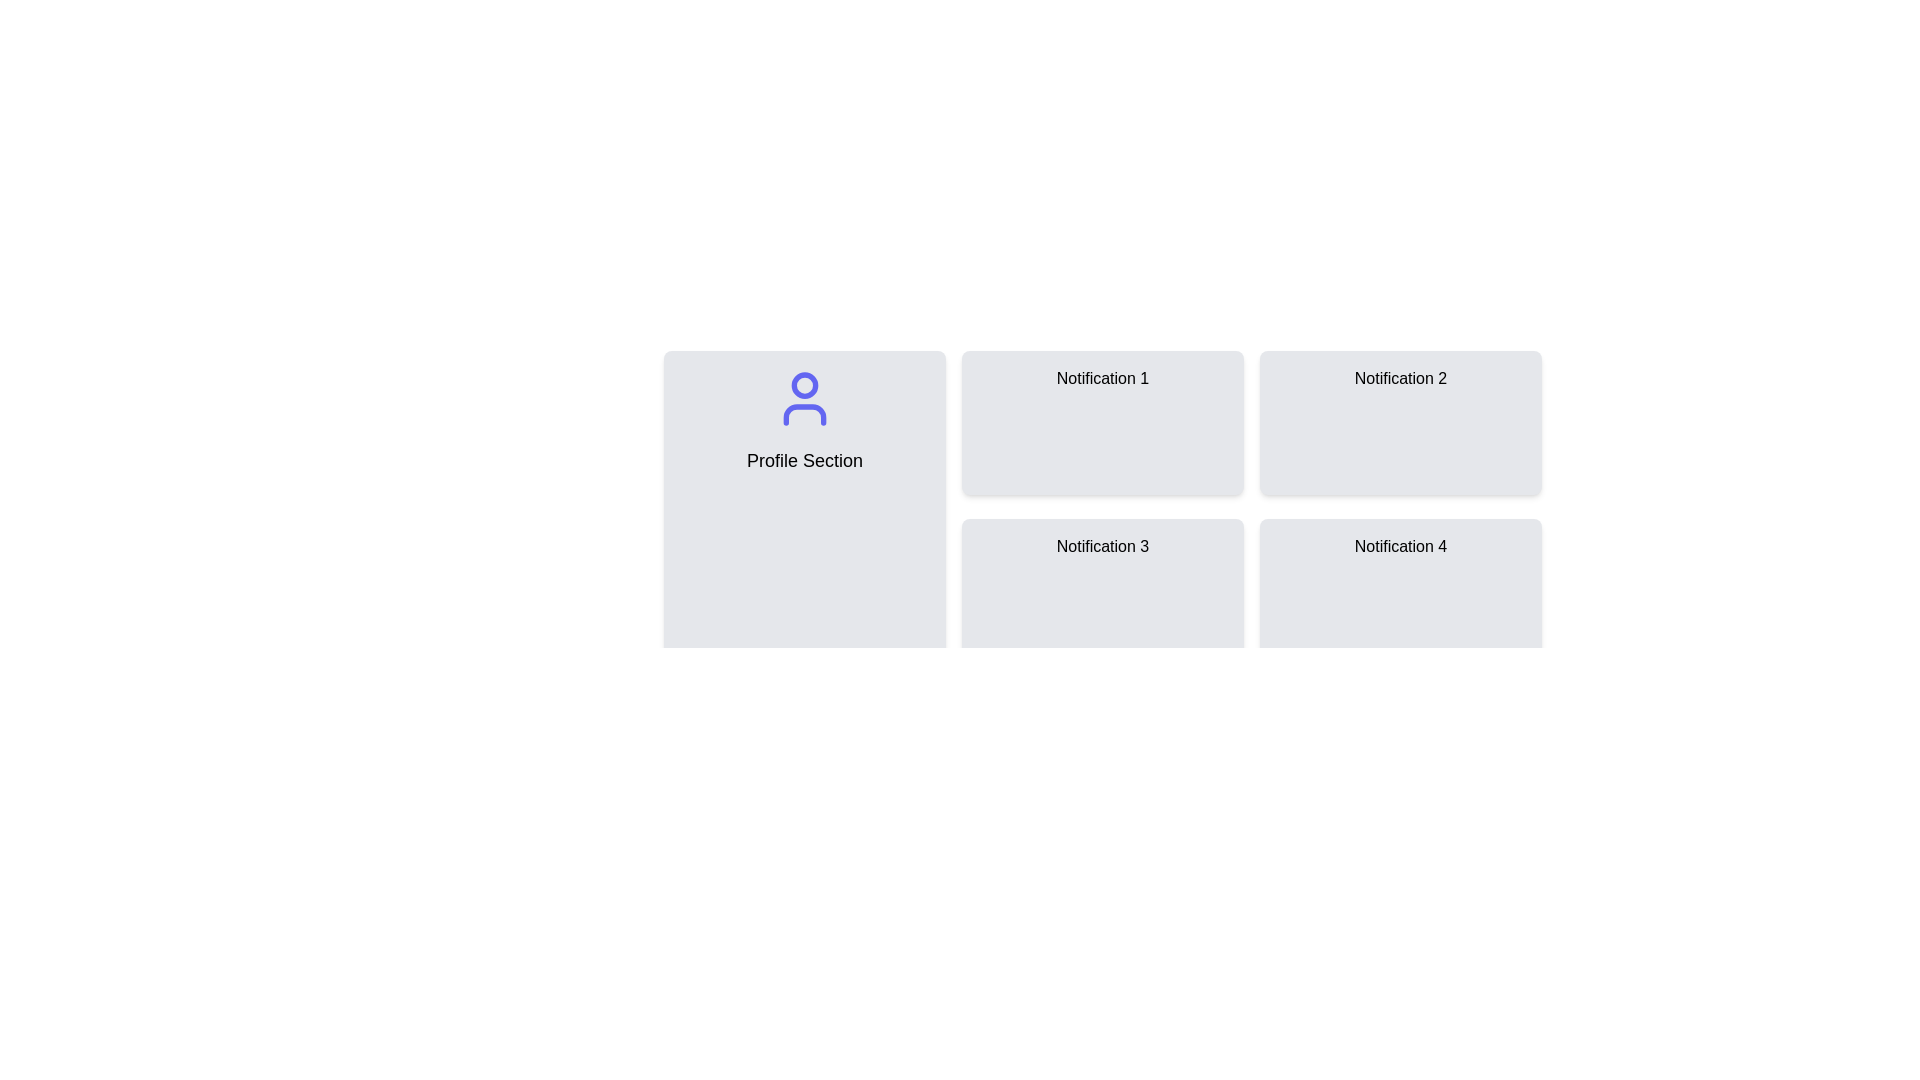 The height and width of the screenshot is (1080, 1920). Describe the element at coordinates (805, 398) in the screenshot. I see `the user profile icon located at the top center of the 'Profile Section', which symbolizes access to profile-related functionalities` at that location.